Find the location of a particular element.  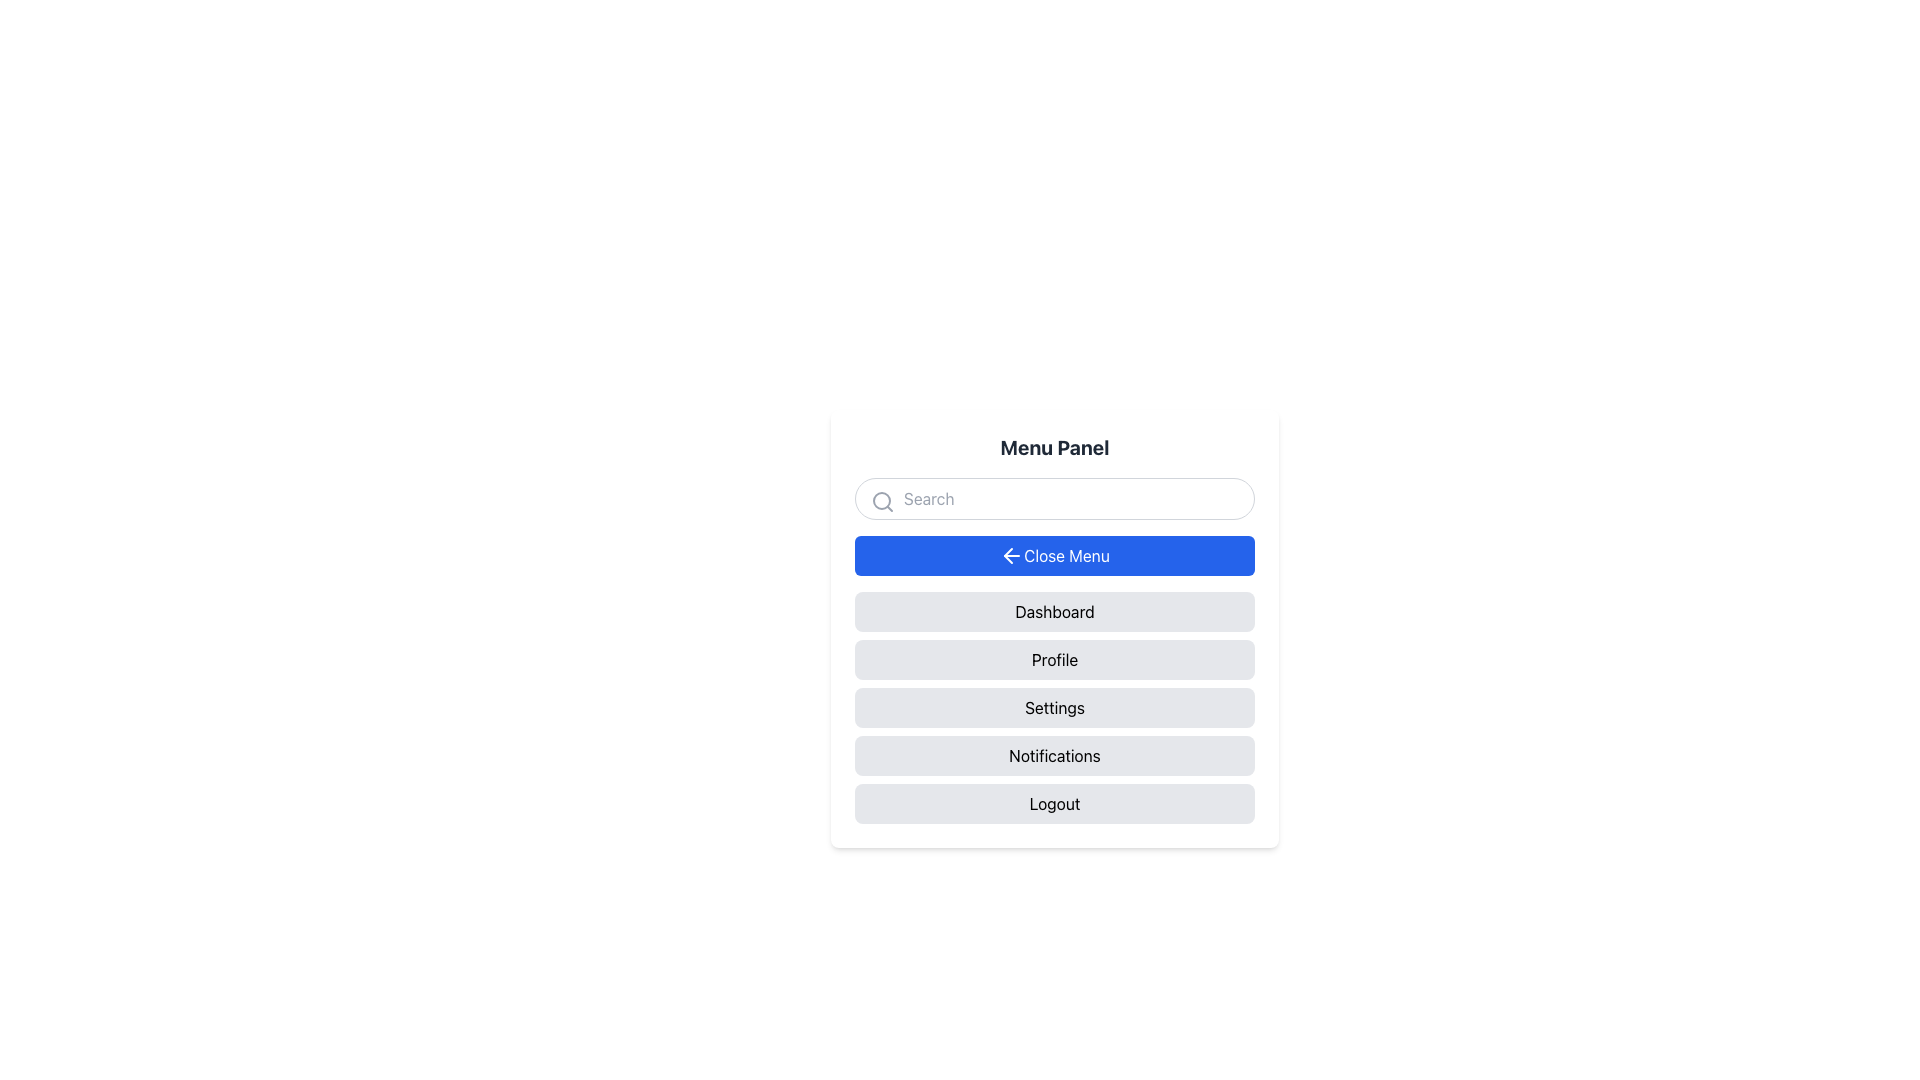

the third button in the vertical menu list is located at coordinates (1054, 707).